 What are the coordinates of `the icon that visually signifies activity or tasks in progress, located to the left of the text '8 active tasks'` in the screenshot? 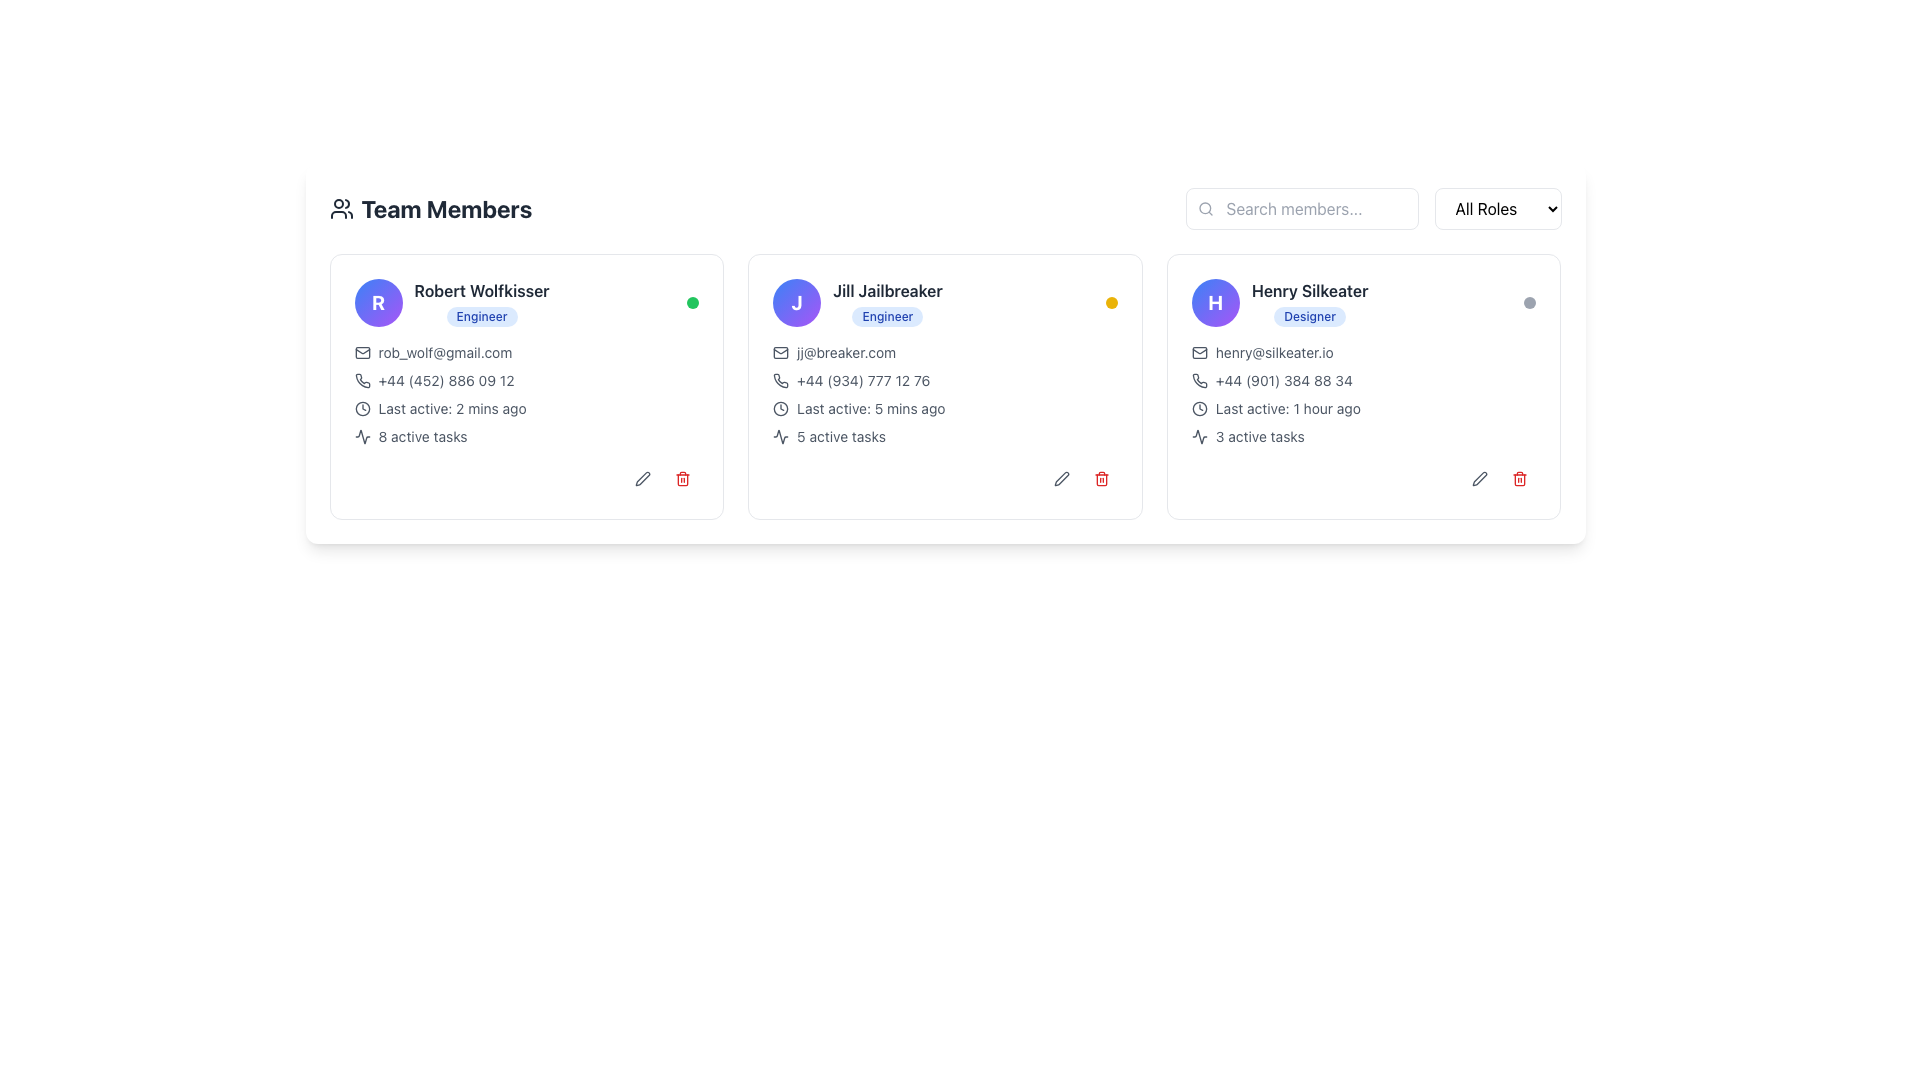 It's located at (362, 435).